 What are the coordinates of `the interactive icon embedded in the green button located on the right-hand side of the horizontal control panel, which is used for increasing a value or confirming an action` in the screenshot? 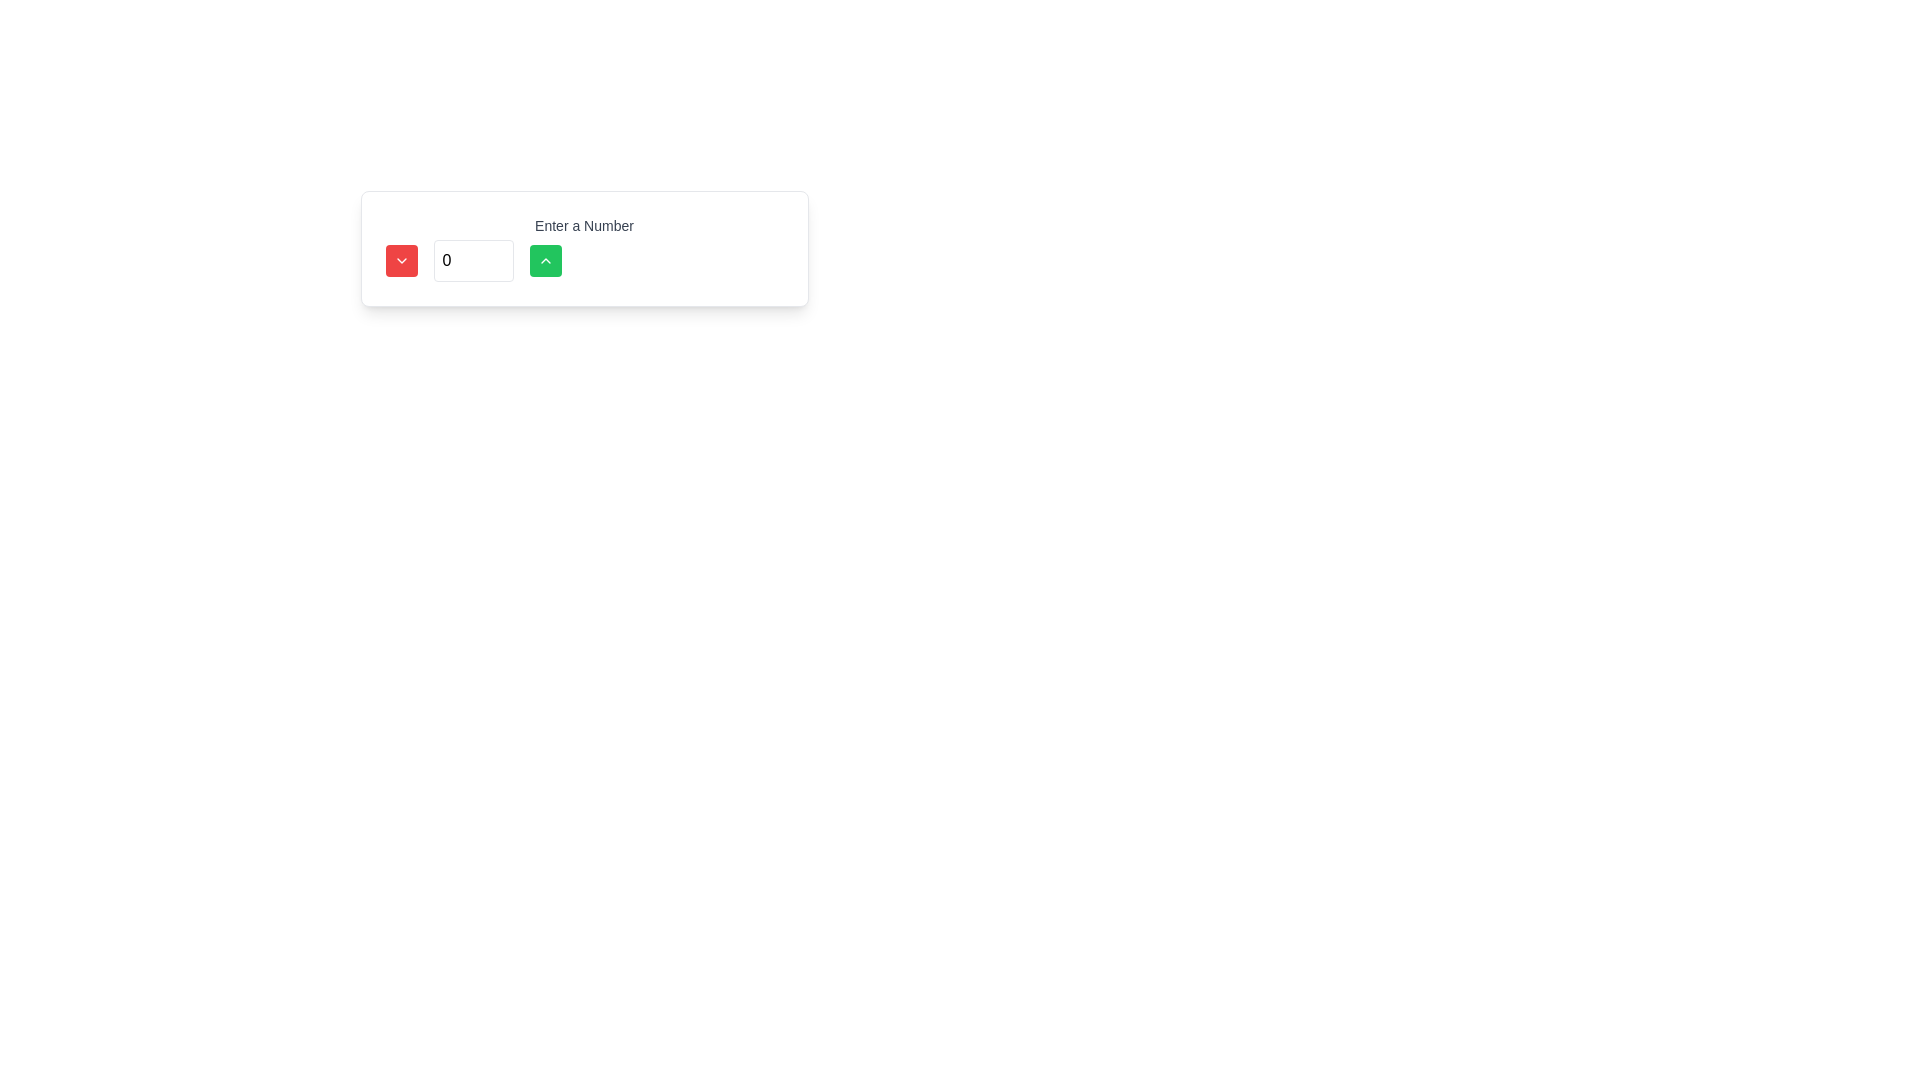 It's located at (545, 260).